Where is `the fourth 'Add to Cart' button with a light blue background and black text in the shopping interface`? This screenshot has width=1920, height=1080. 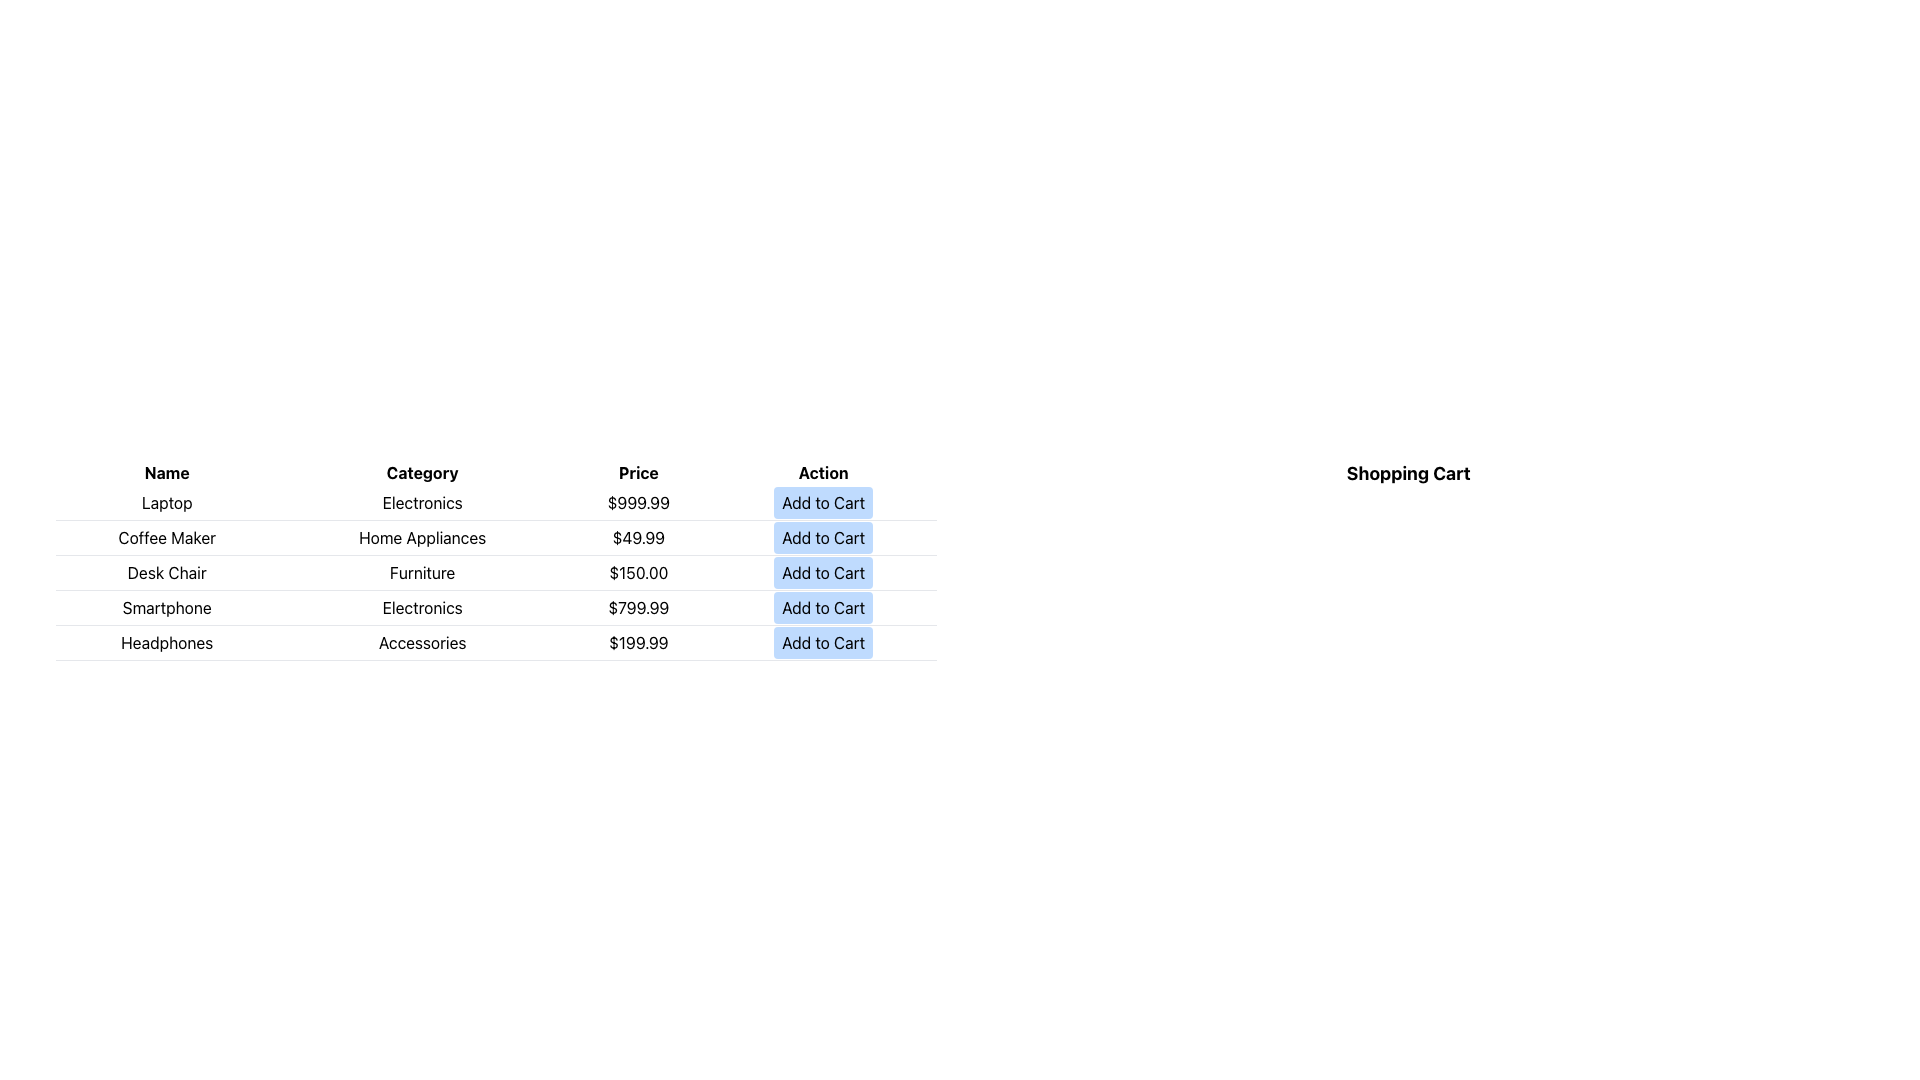 the fourth 'Add to Cart' button with a light blue background and black text in the shopping interface is located at coordinates (823, 607).